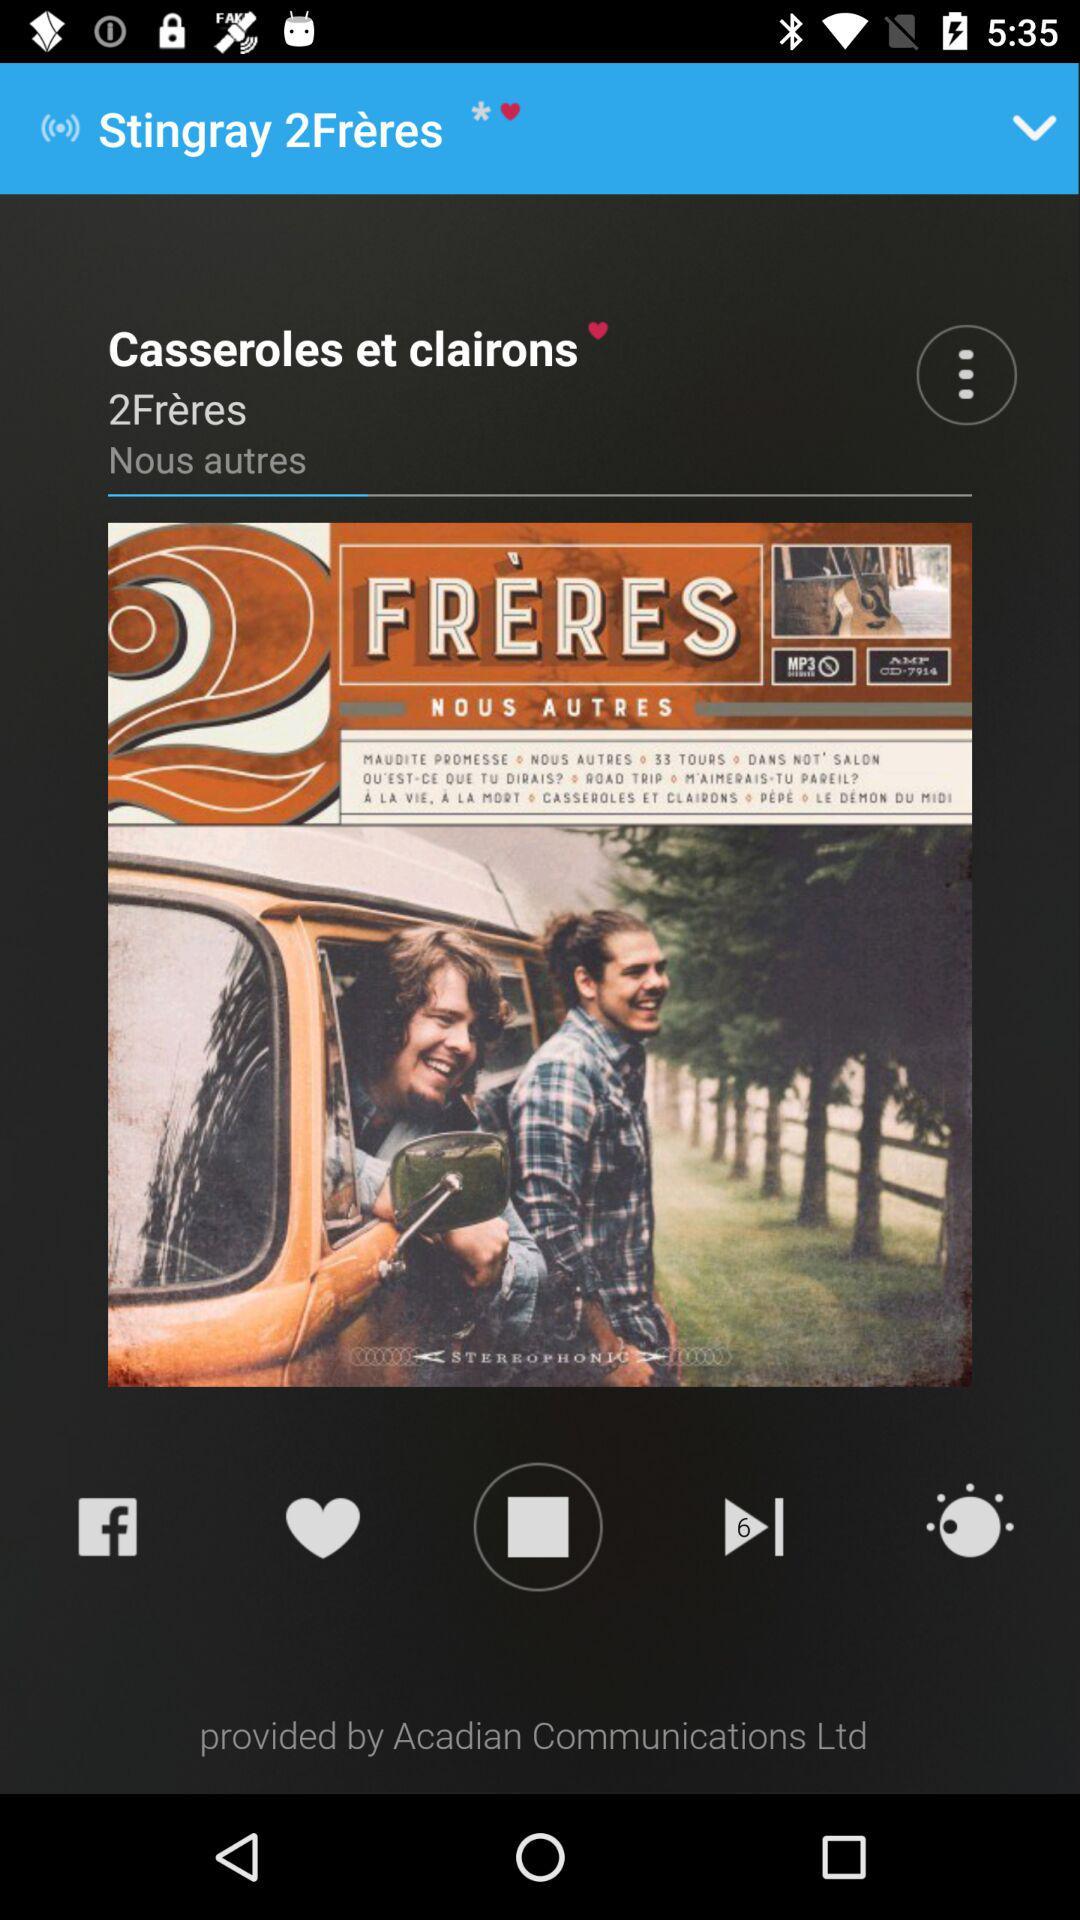  What do you see at coordinates (965, 374) in the screenshot?
I see `the more icon` at bounding box center [965, 374].